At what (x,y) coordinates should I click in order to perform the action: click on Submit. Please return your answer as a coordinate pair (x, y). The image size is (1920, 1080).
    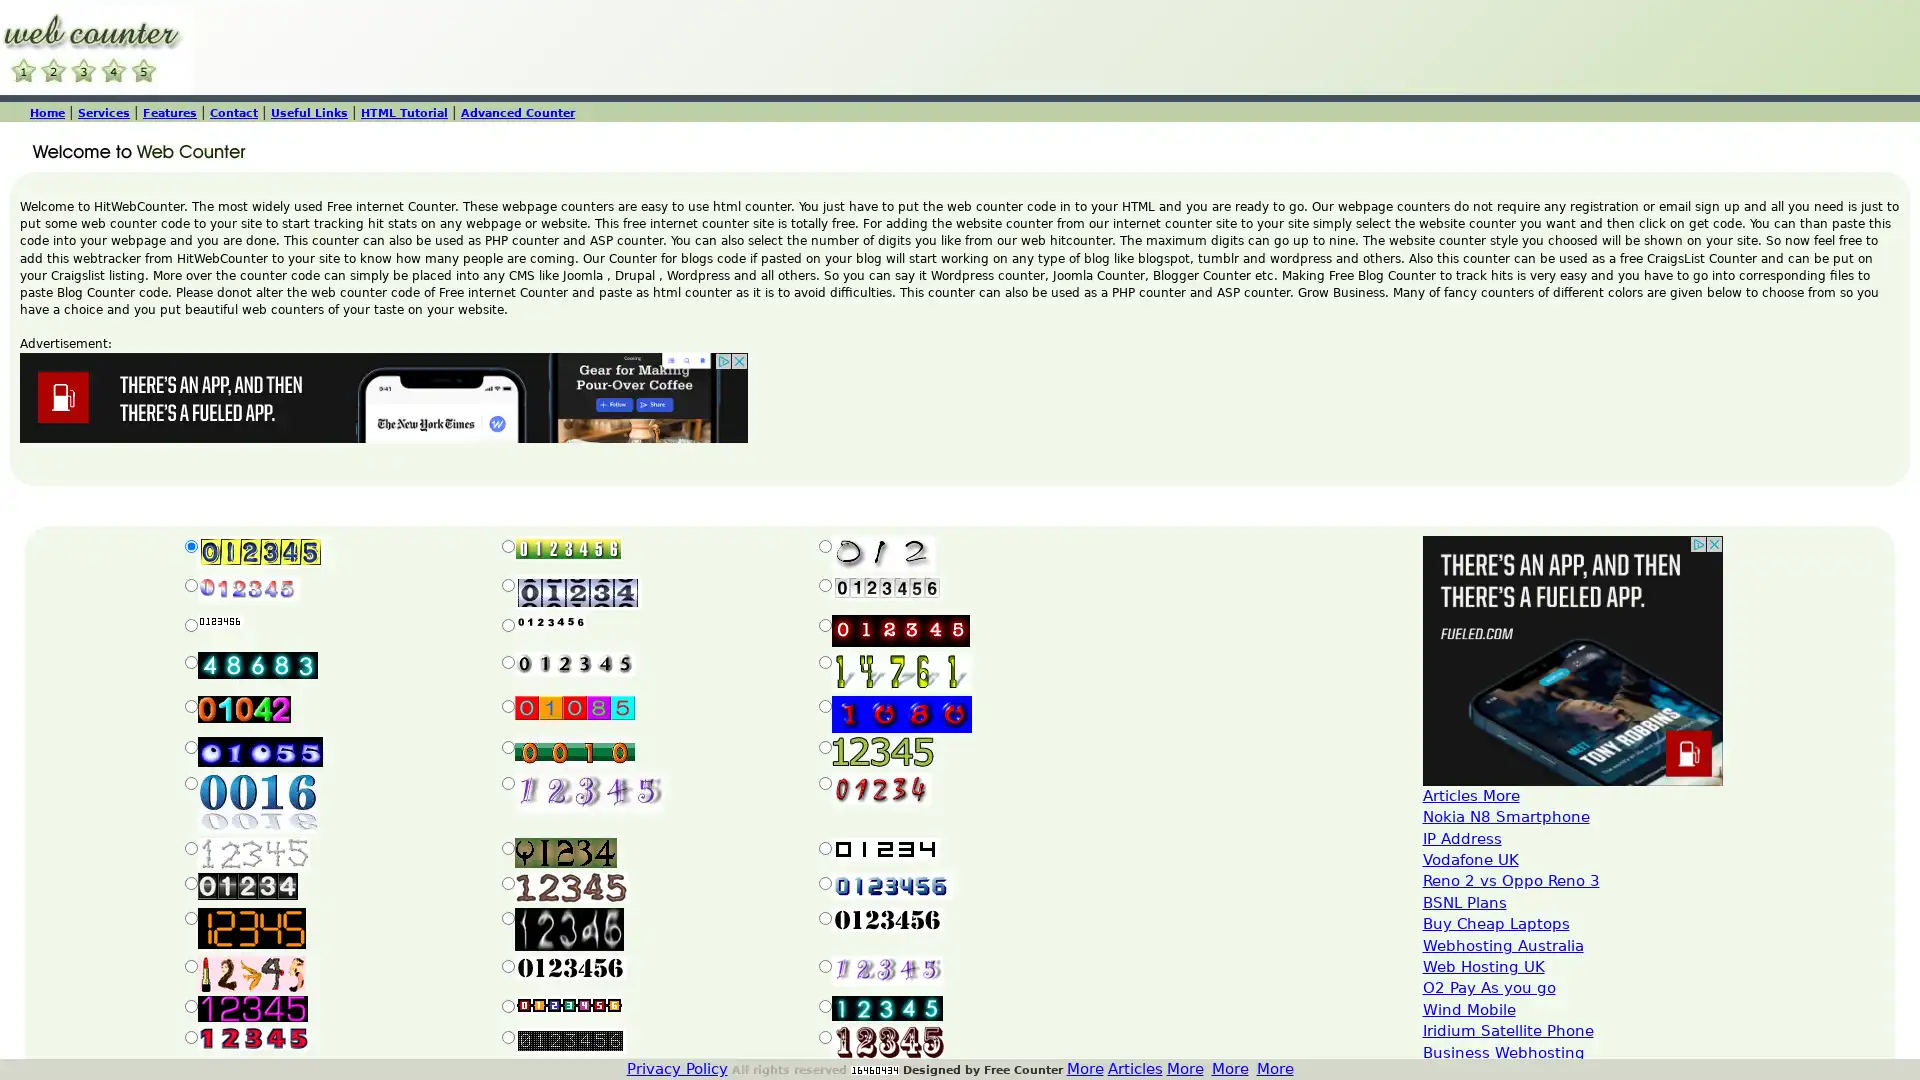
    Looking at the image, I should click on (885, 1008).